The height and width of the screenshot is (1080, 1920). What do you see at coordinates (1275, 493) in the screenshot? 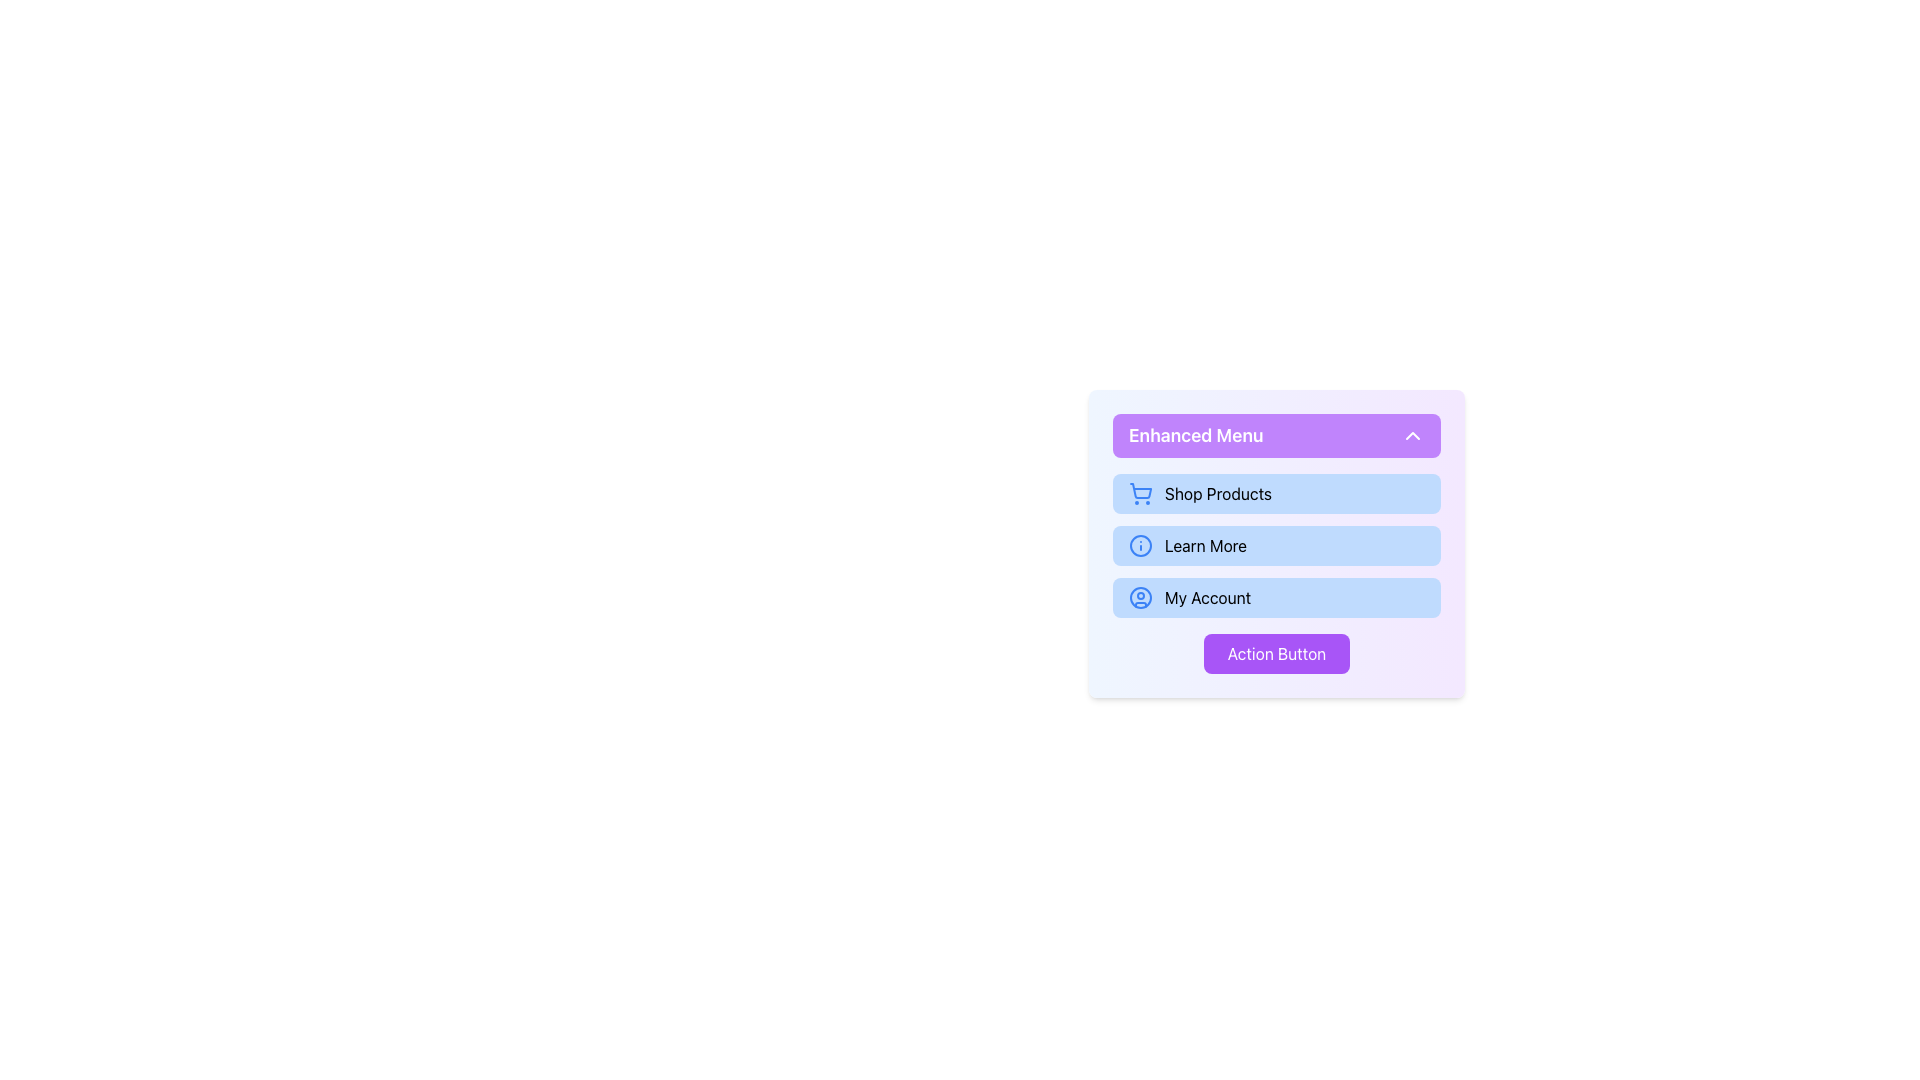
I see `the 'Shop Products' navigation button located in the 'Enhanced Menu' section` at bounding box center [1275, 493].